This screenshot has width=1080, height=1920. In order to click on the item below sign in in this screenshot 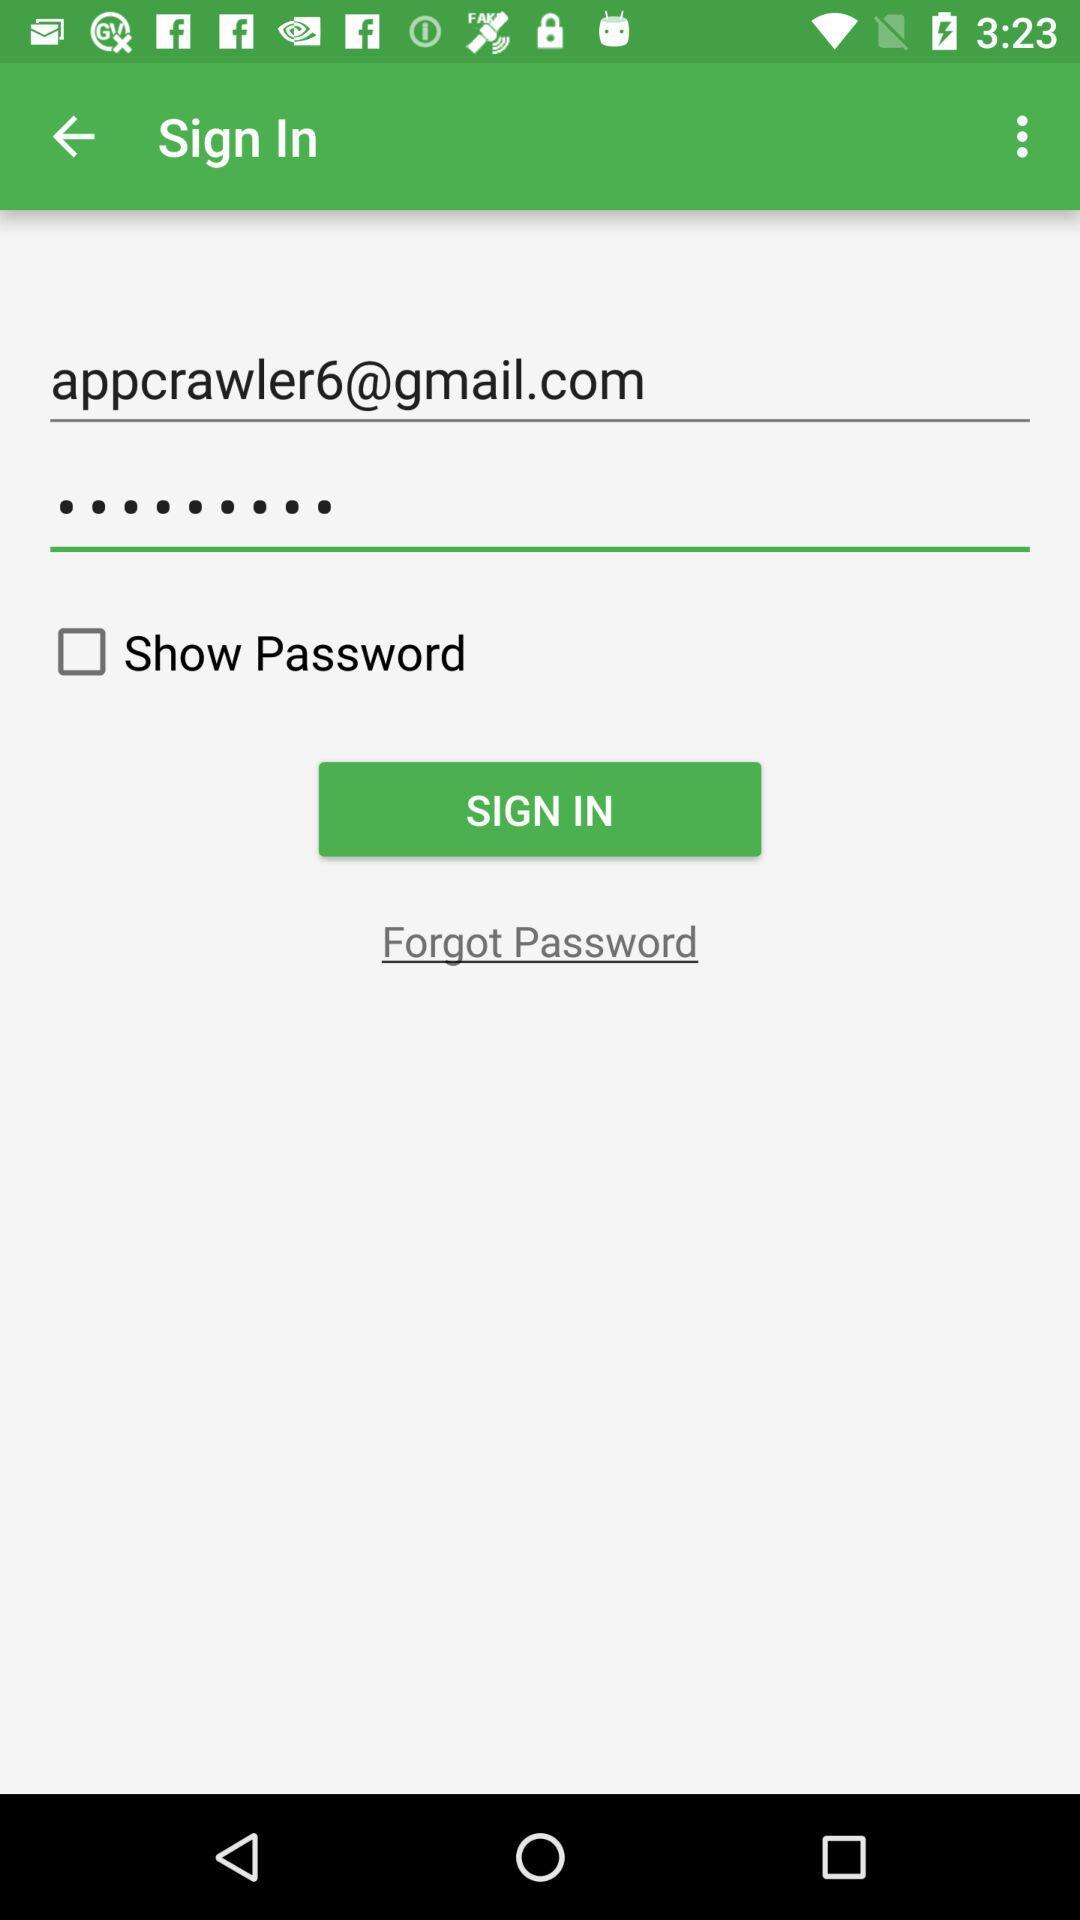, I will do `click(540, 939)`.